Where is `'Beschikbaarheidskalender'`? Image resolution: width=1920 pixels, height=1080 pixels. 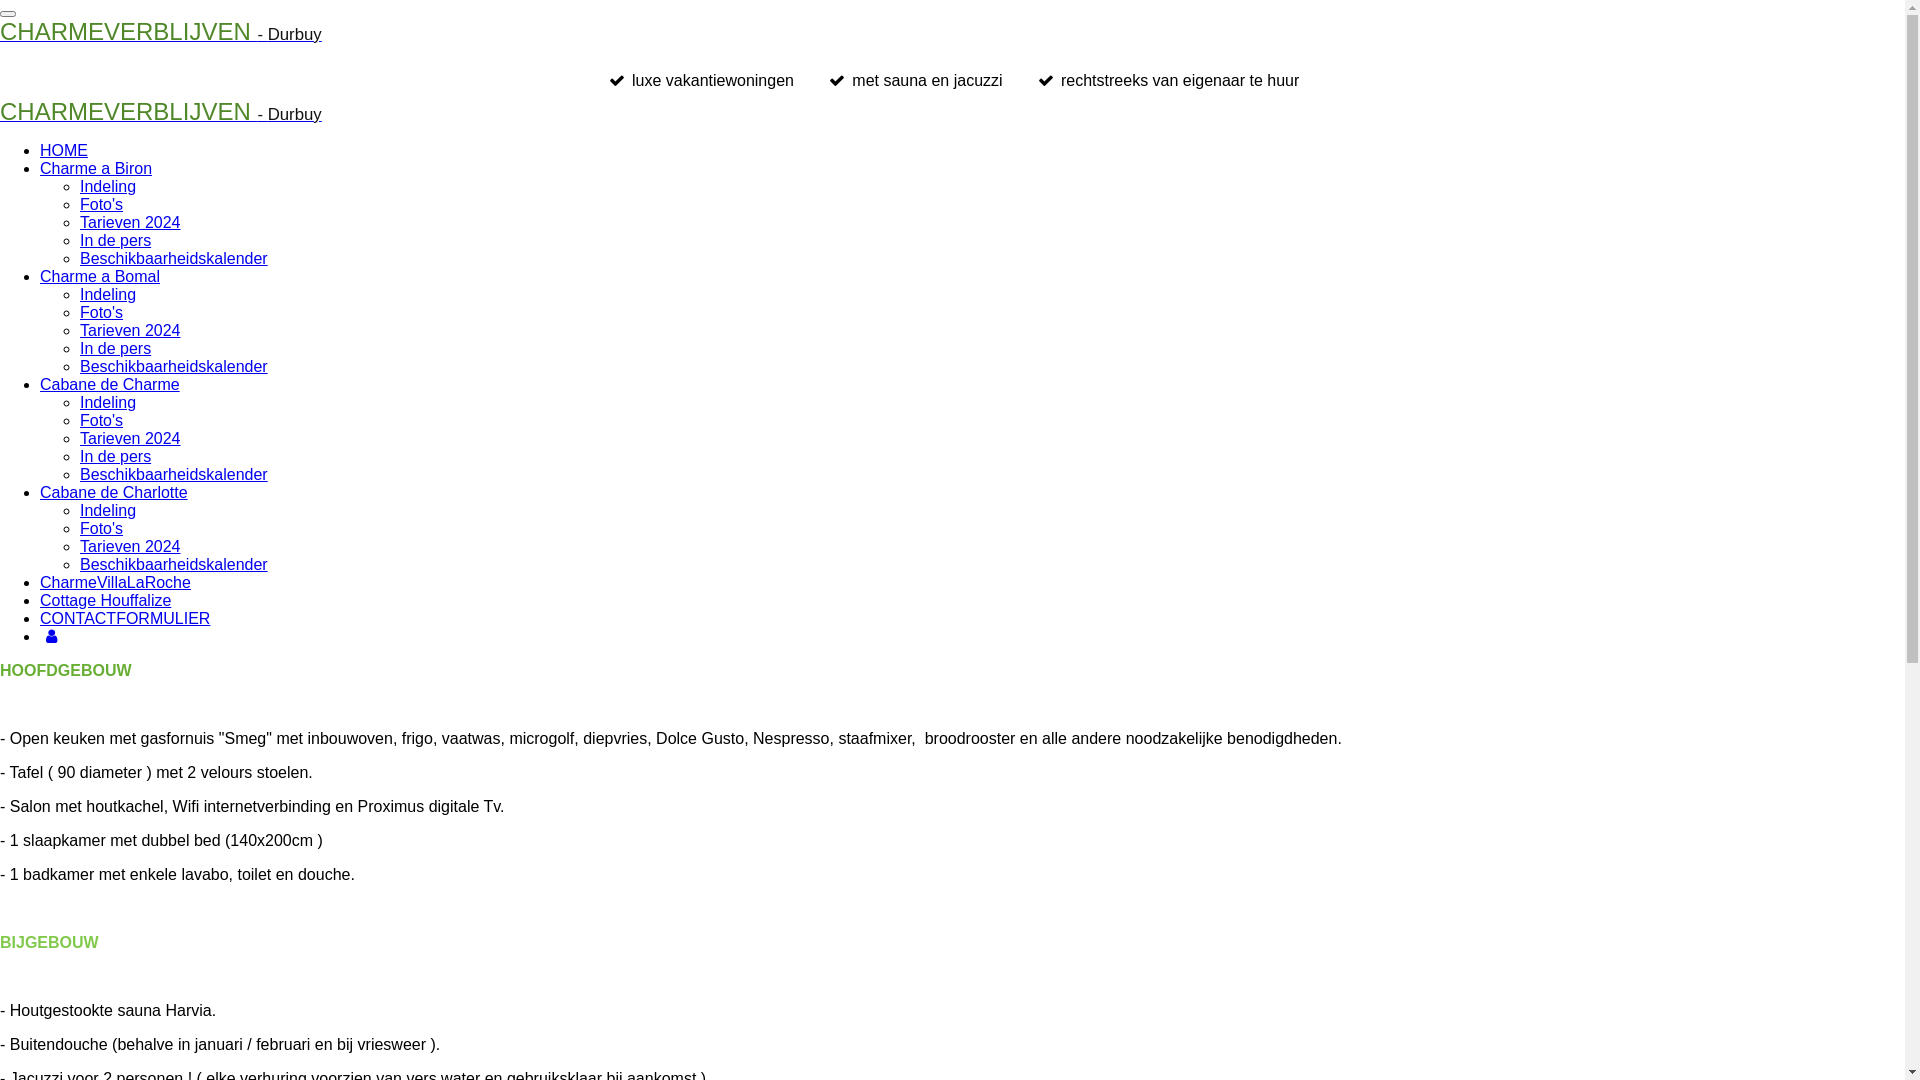
'Beschikbaarheidskalender' is located at coordinates (173, 366).